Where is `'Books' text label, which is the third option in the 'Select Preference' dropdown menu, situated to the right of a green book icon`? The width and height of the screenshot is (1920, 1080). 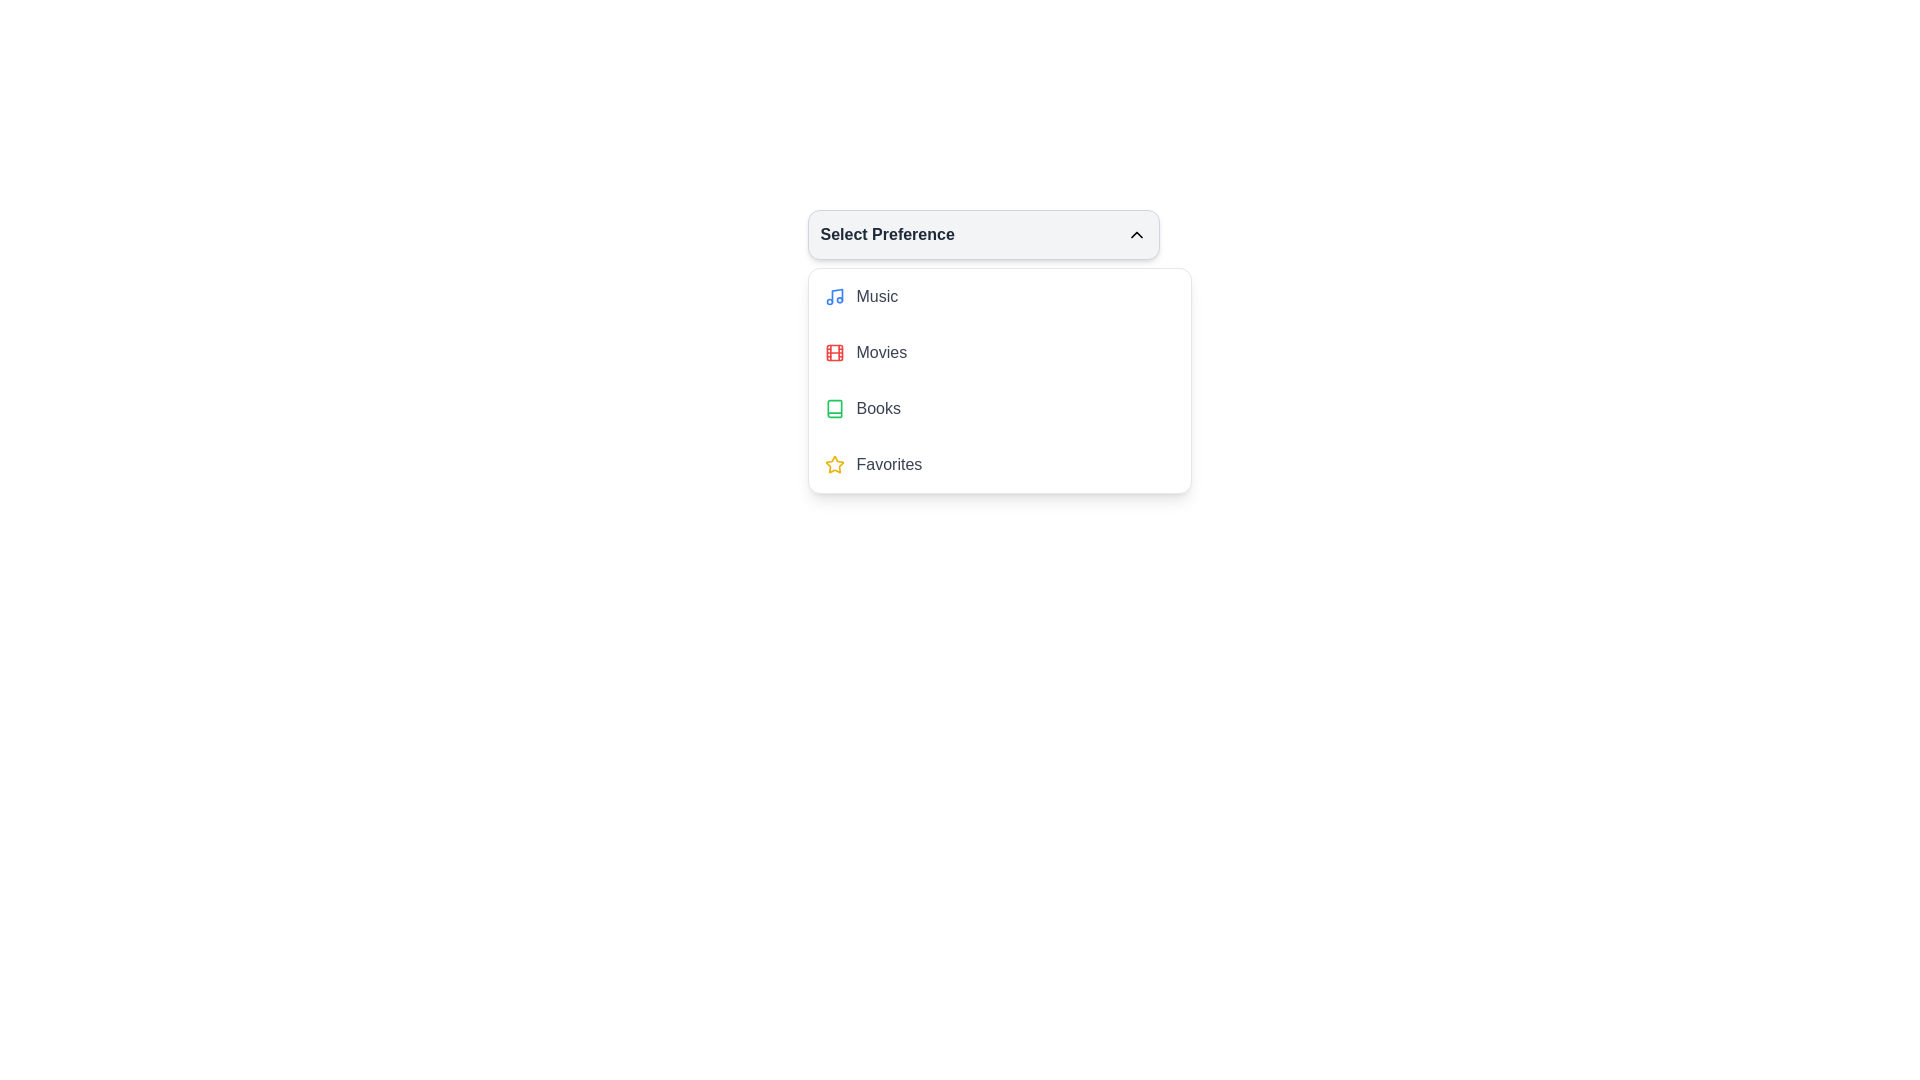
'Books' text label, which is the third option in the 'Select Preference' dropdown menu, situated to the right of a green book icon is located at coordinates (878, 407).